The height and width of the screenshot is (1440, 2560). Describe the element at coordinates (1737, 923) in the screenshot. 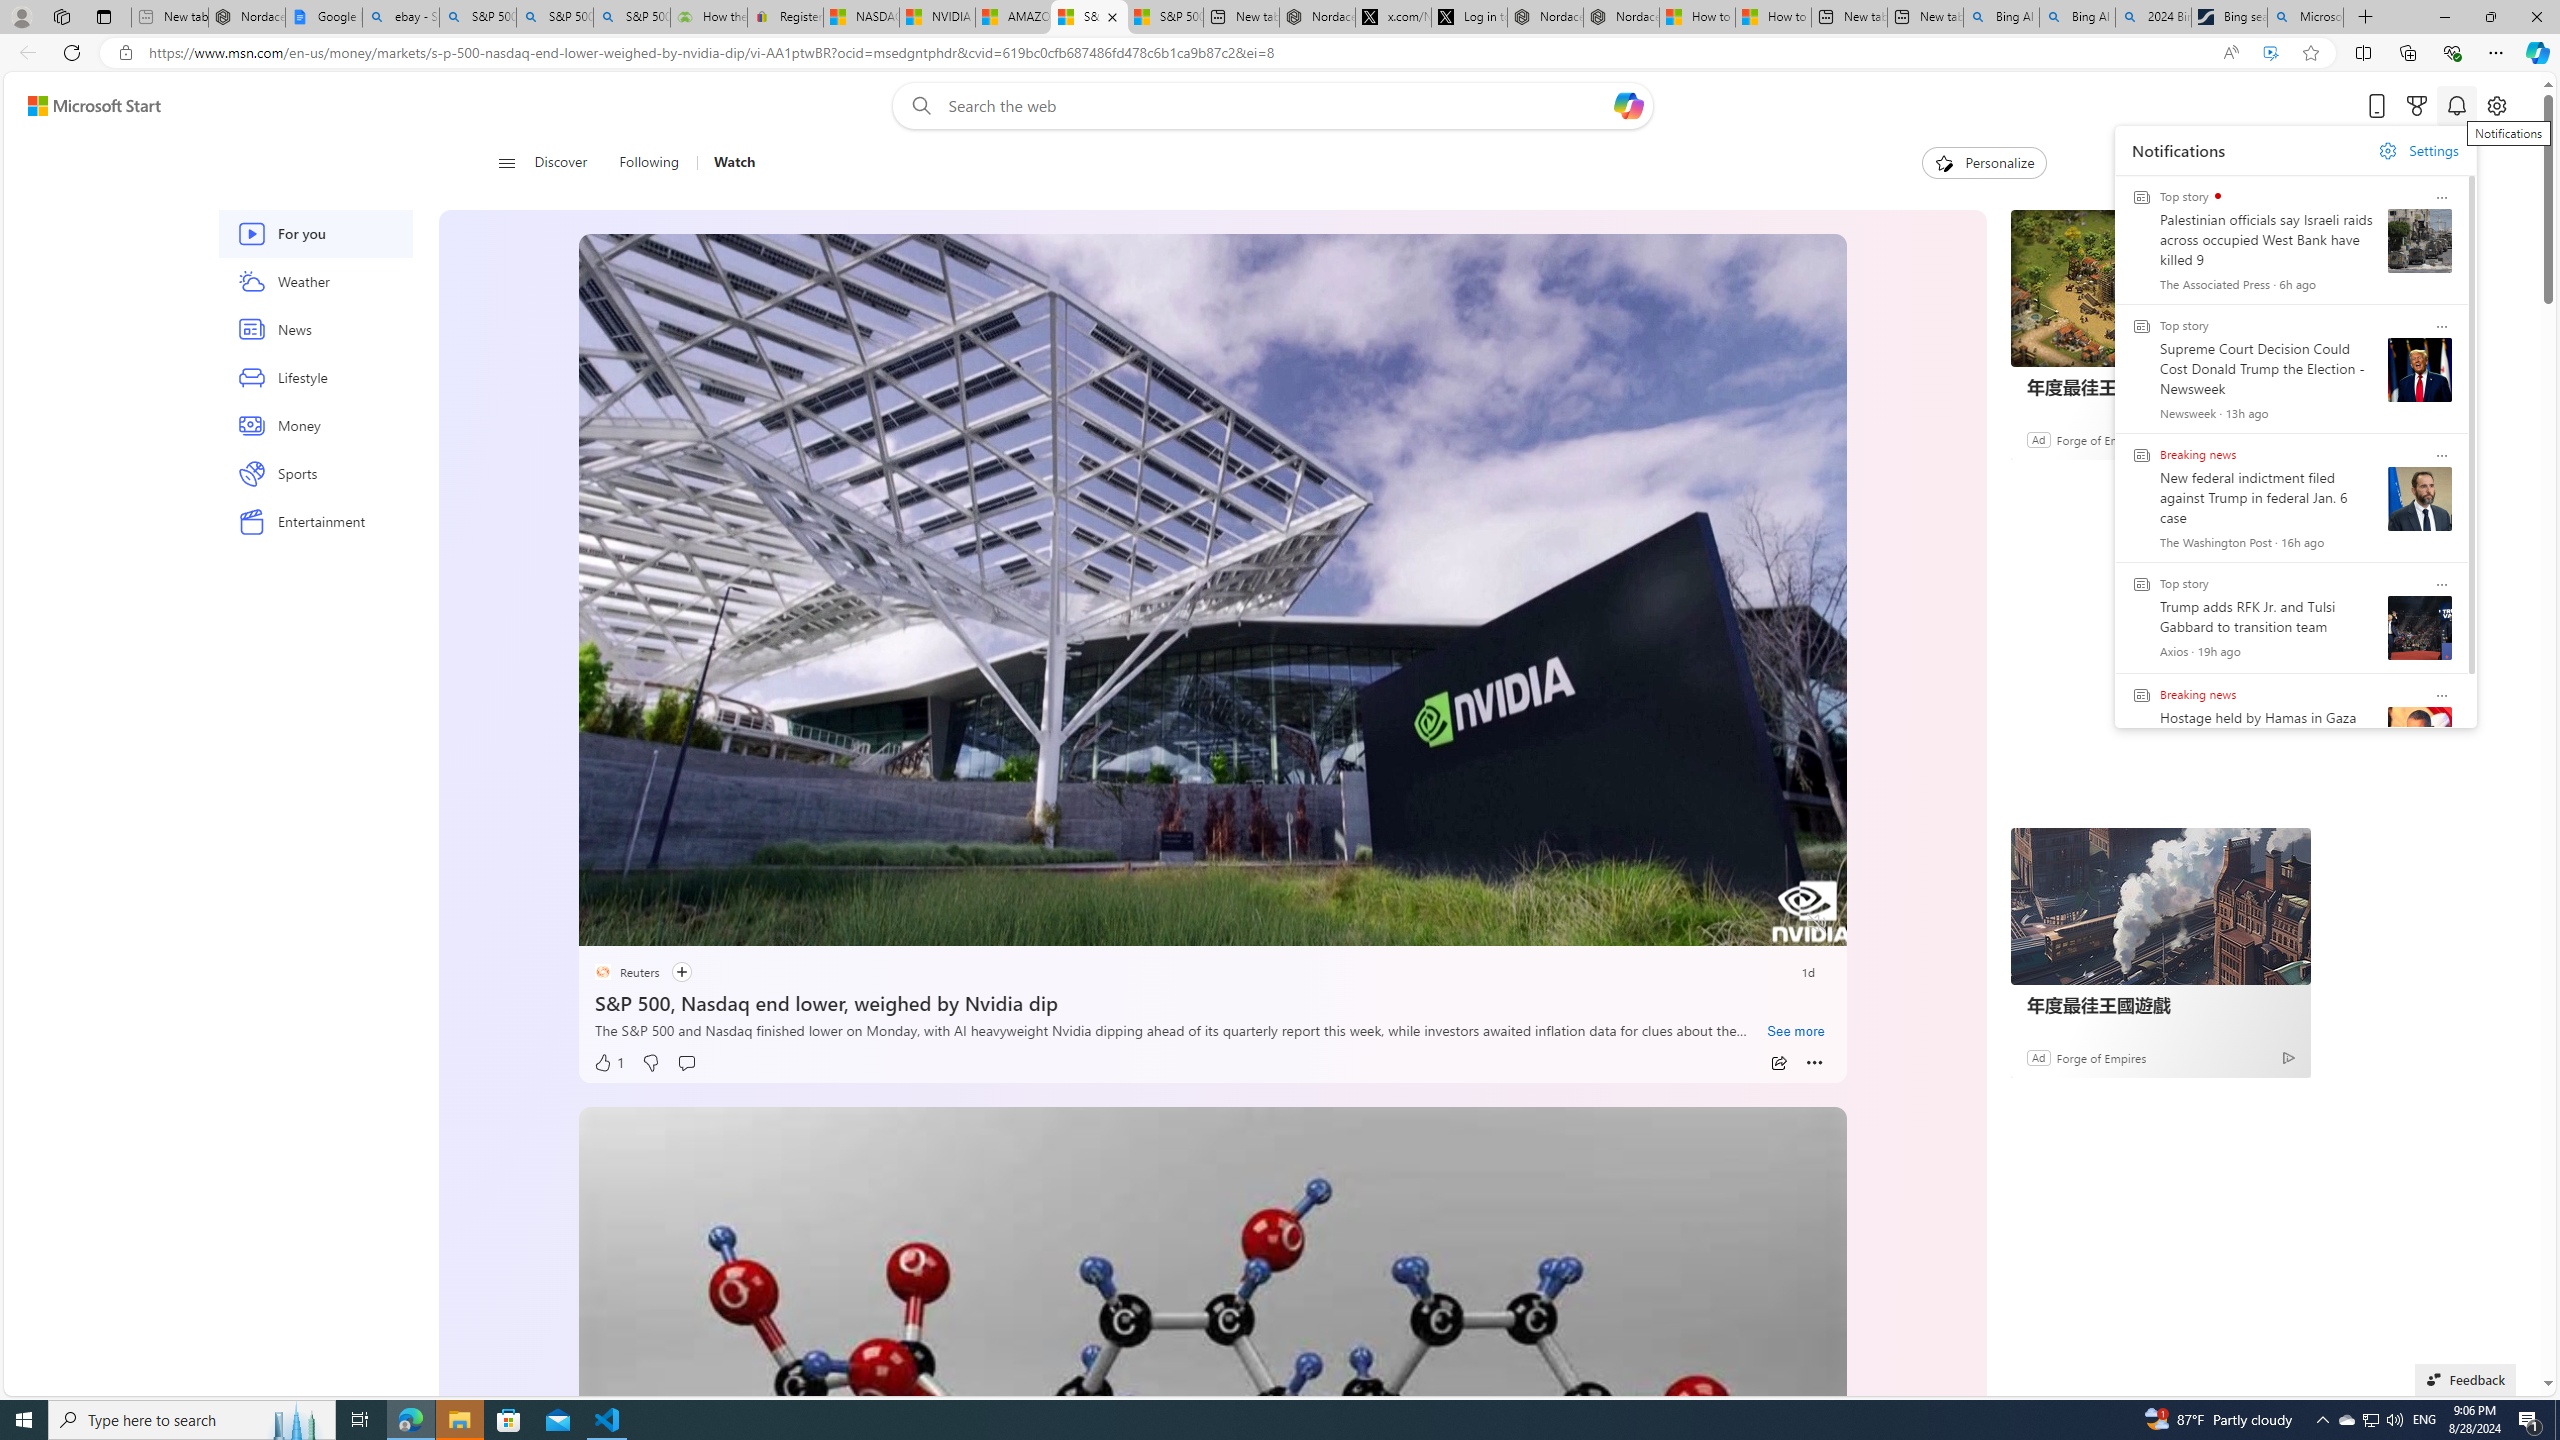

I see `'Captions'` at that location.